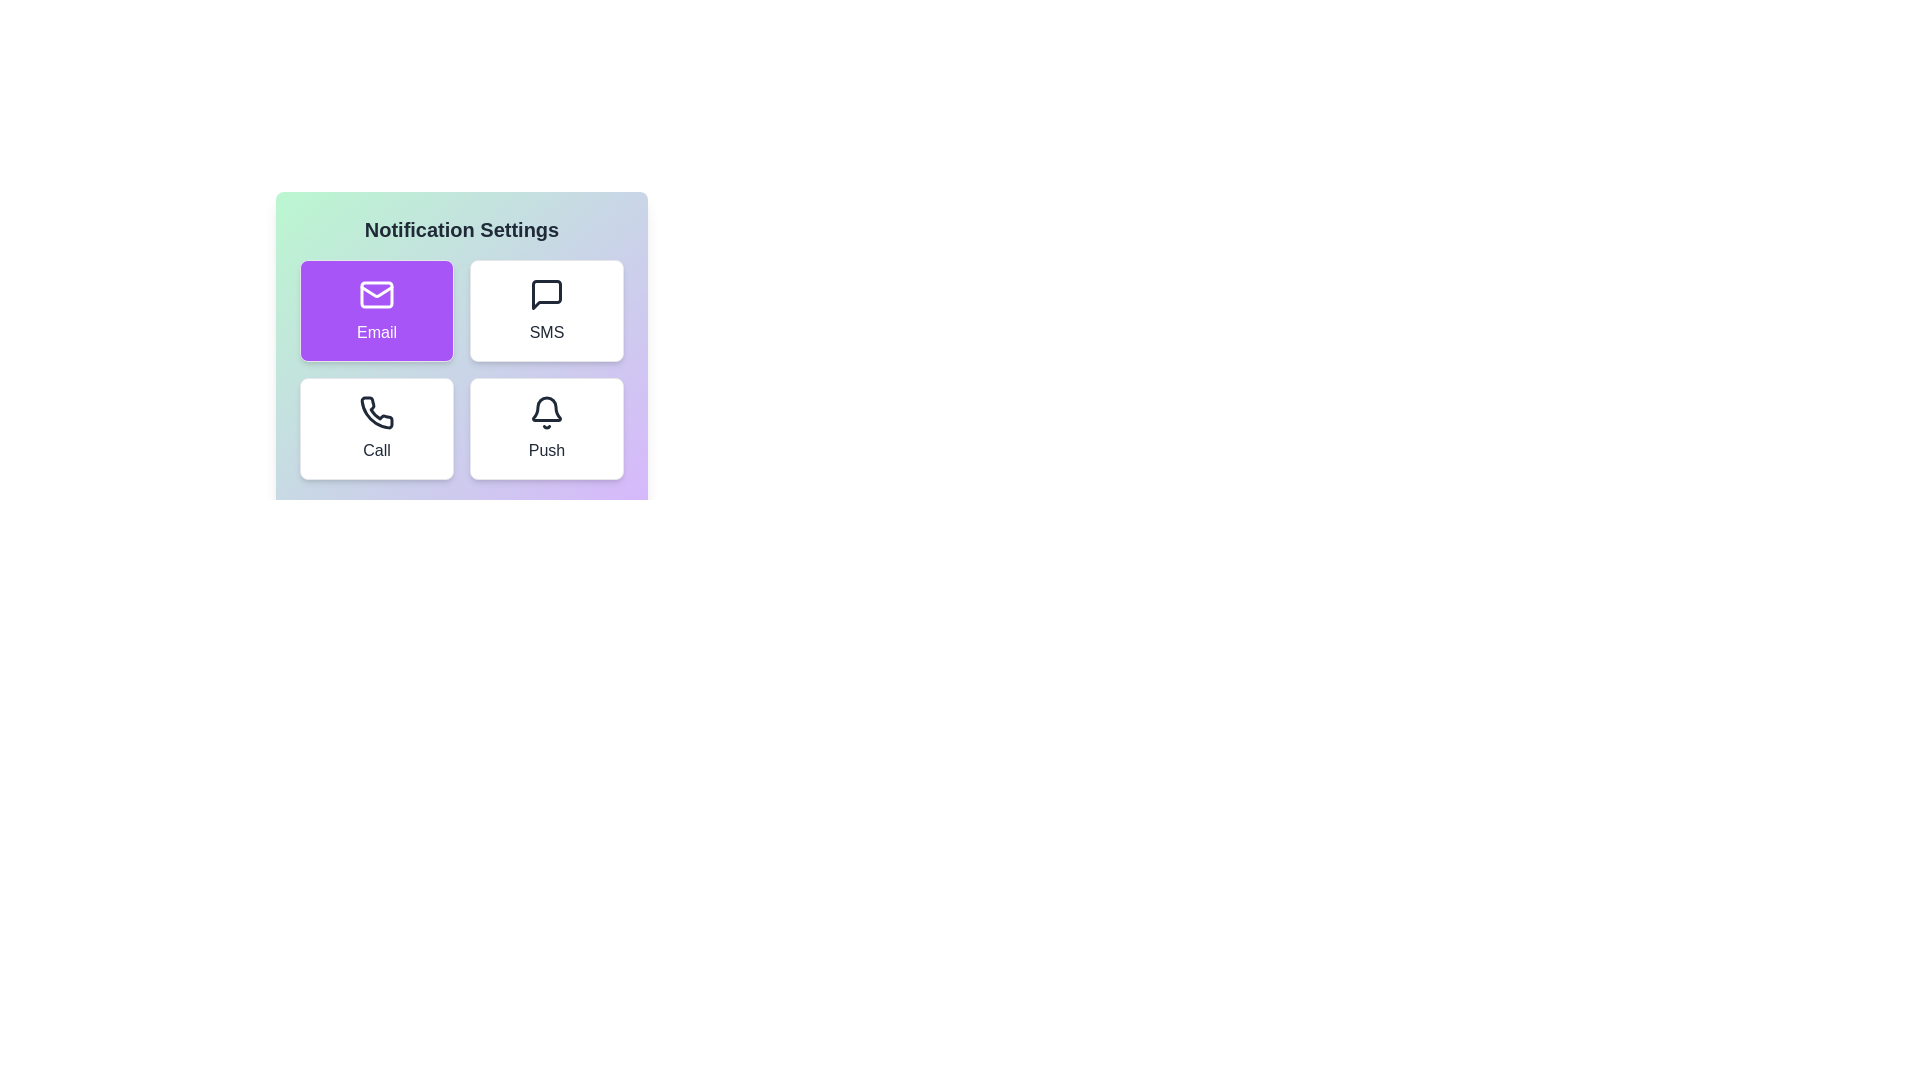  I want to click on the Call notification button to observe the hover effect, so click(377, 427).